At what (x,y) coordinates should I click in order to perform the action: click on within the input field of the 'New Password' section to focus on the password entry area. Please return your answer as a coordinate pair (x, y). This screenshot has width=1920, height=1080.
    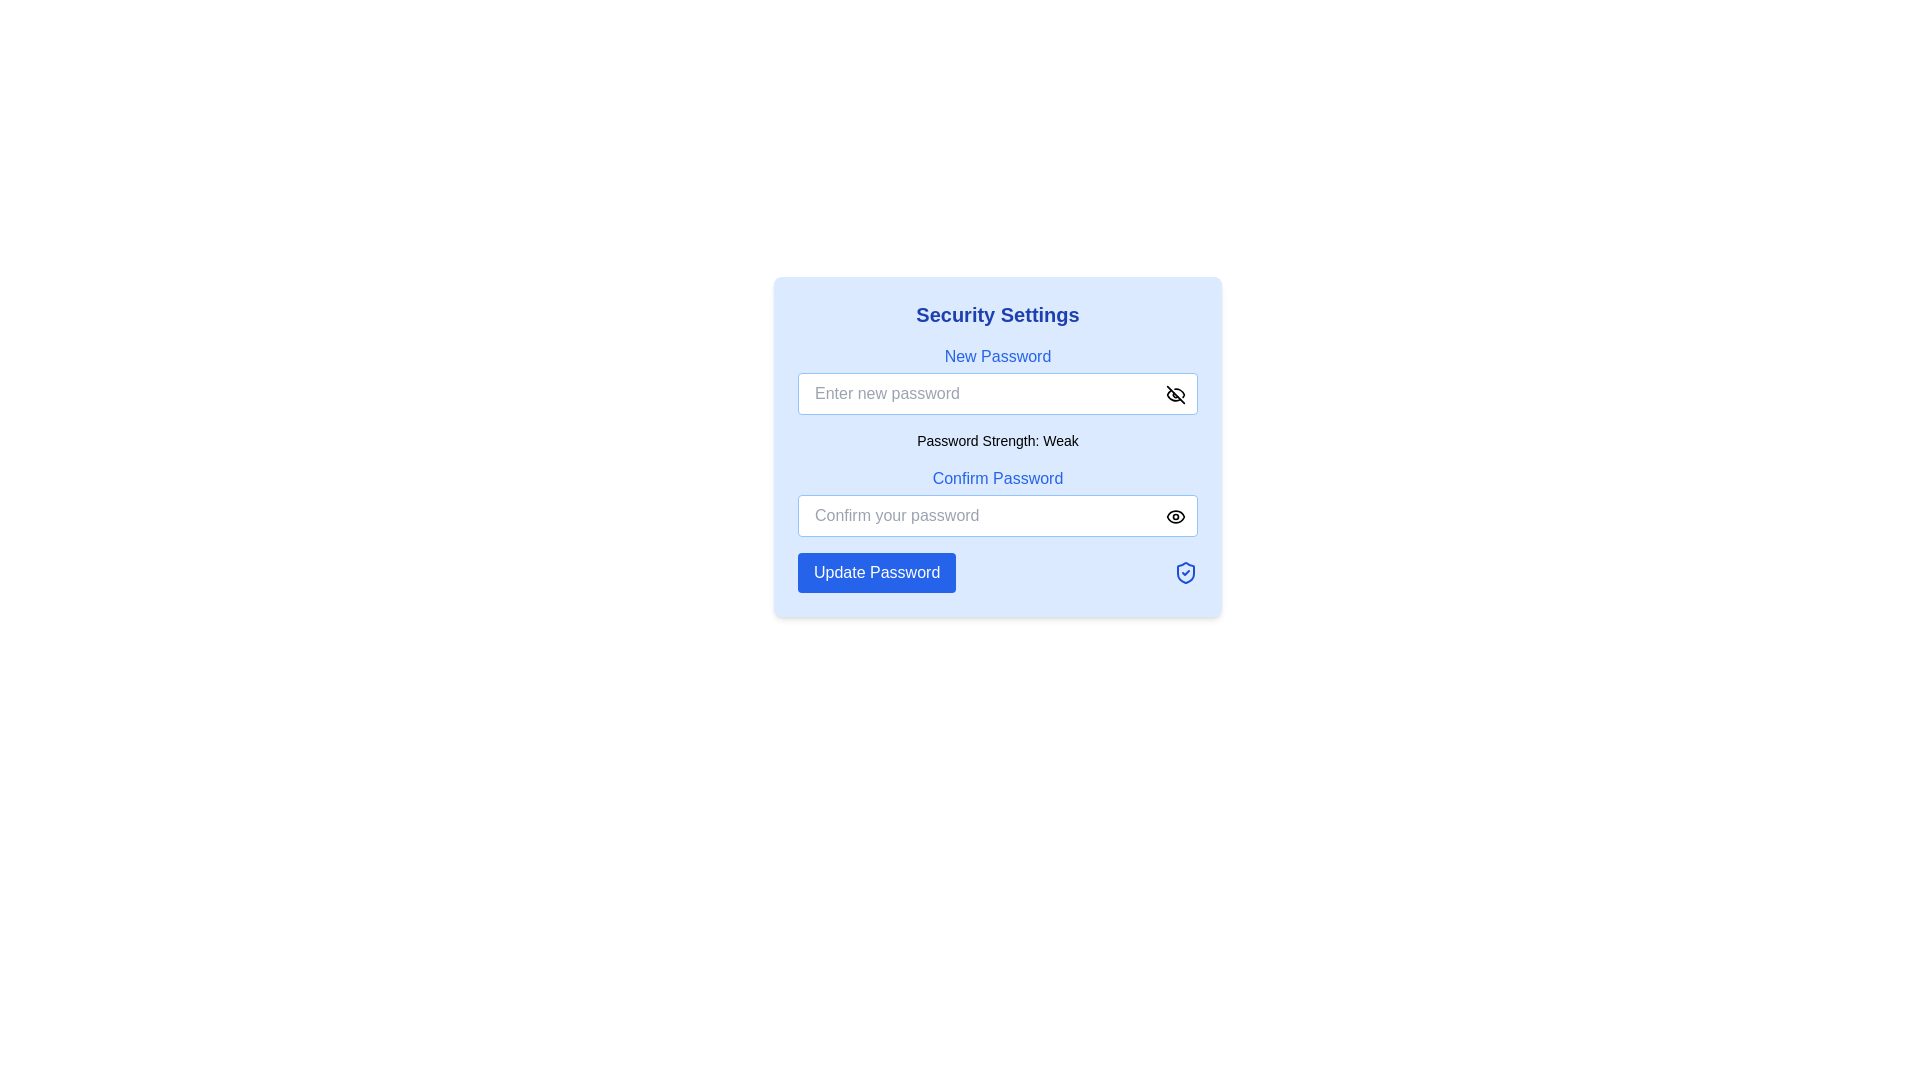
    Looking at the image, I should click on (998, 393).